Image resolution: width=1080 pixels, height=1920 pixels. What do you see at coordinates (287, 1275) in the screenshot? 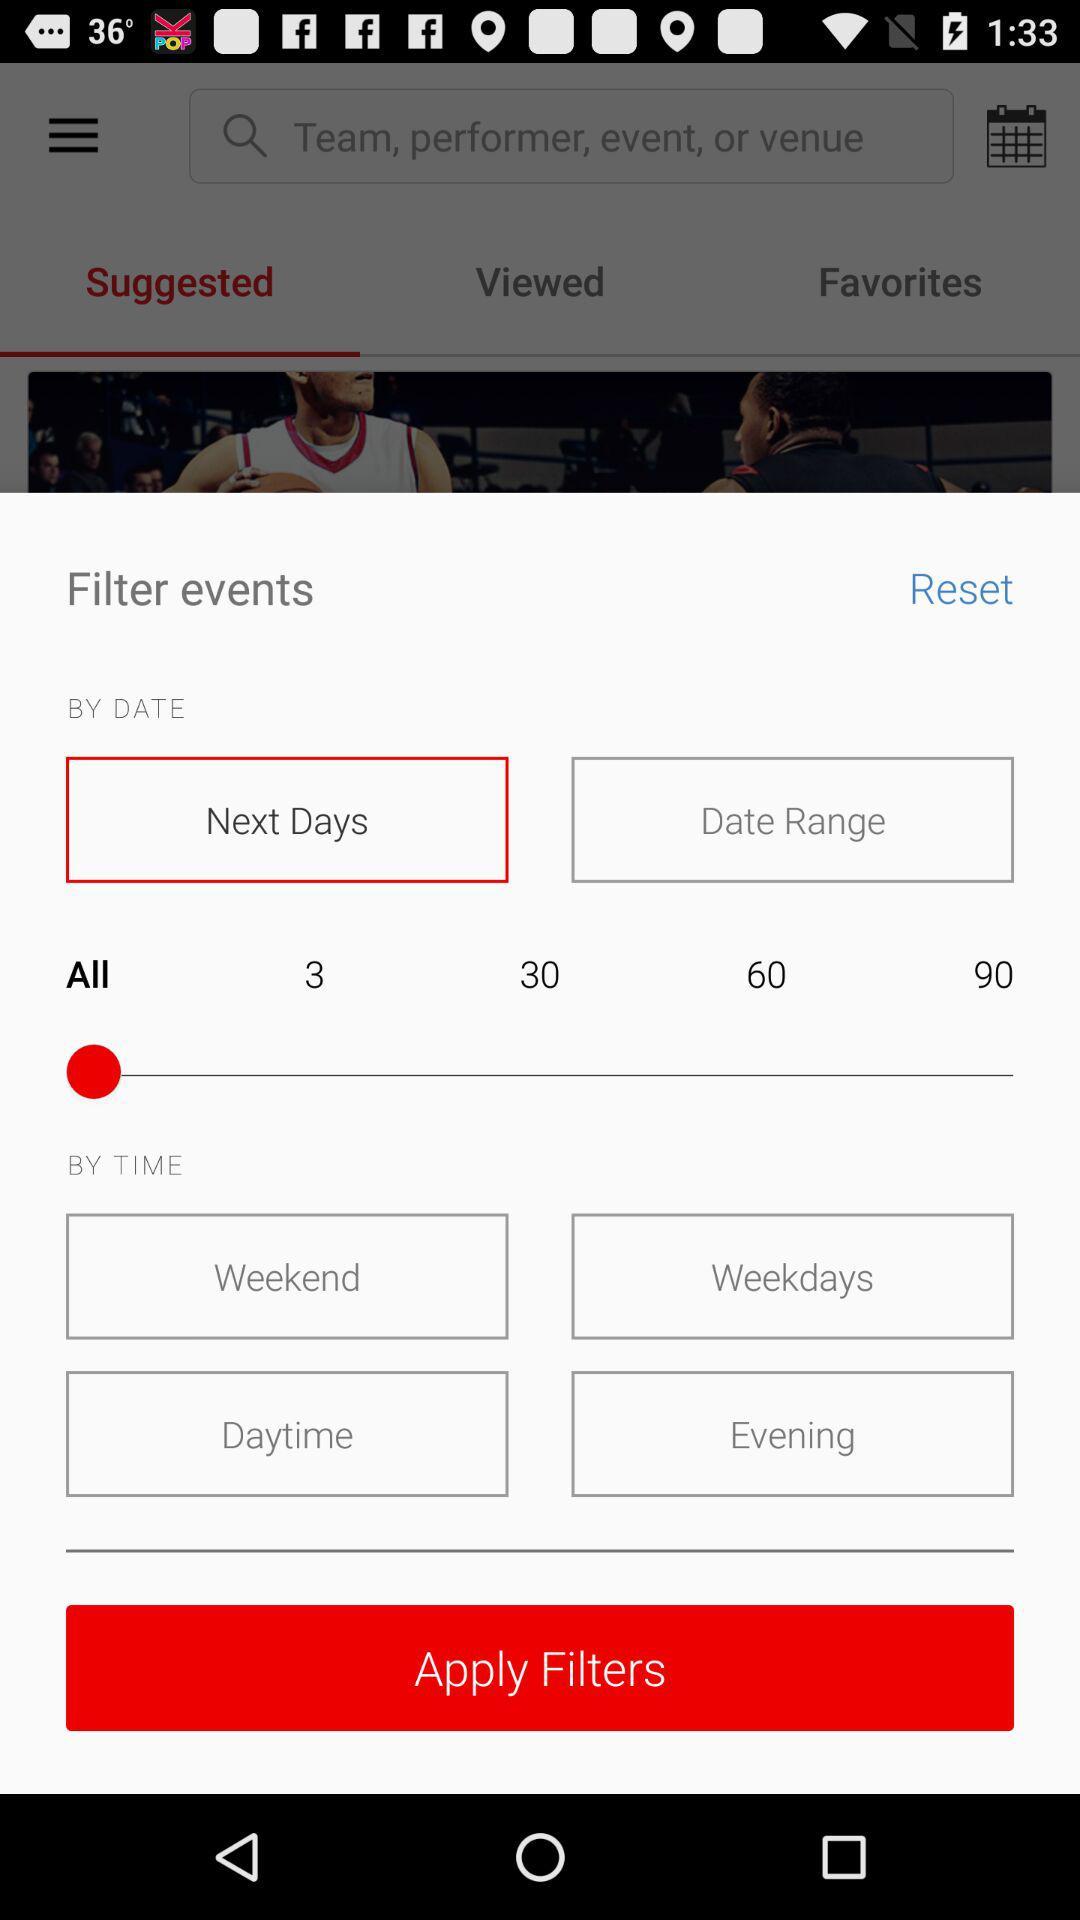
I see `weekend item` at bounding box center [287, 1275].